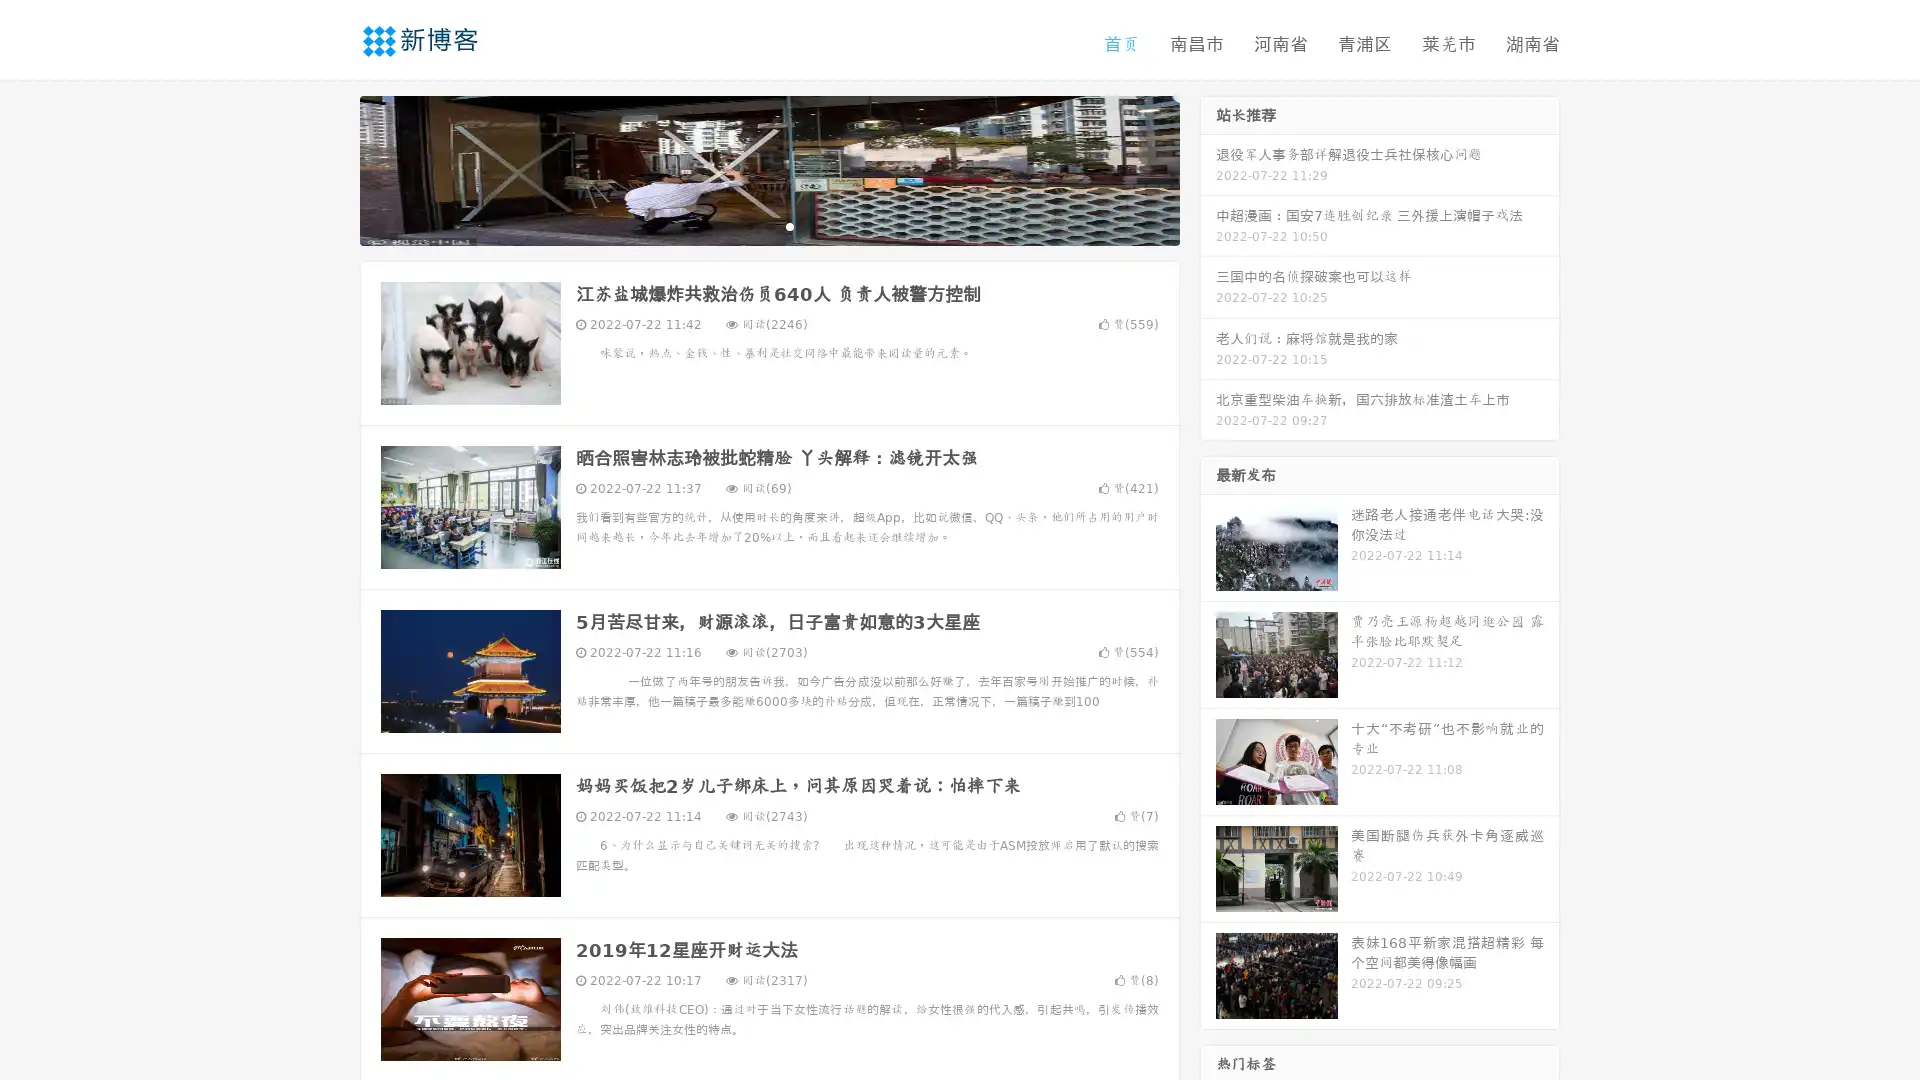  I want to click on Next slide, so click(1208, 168).